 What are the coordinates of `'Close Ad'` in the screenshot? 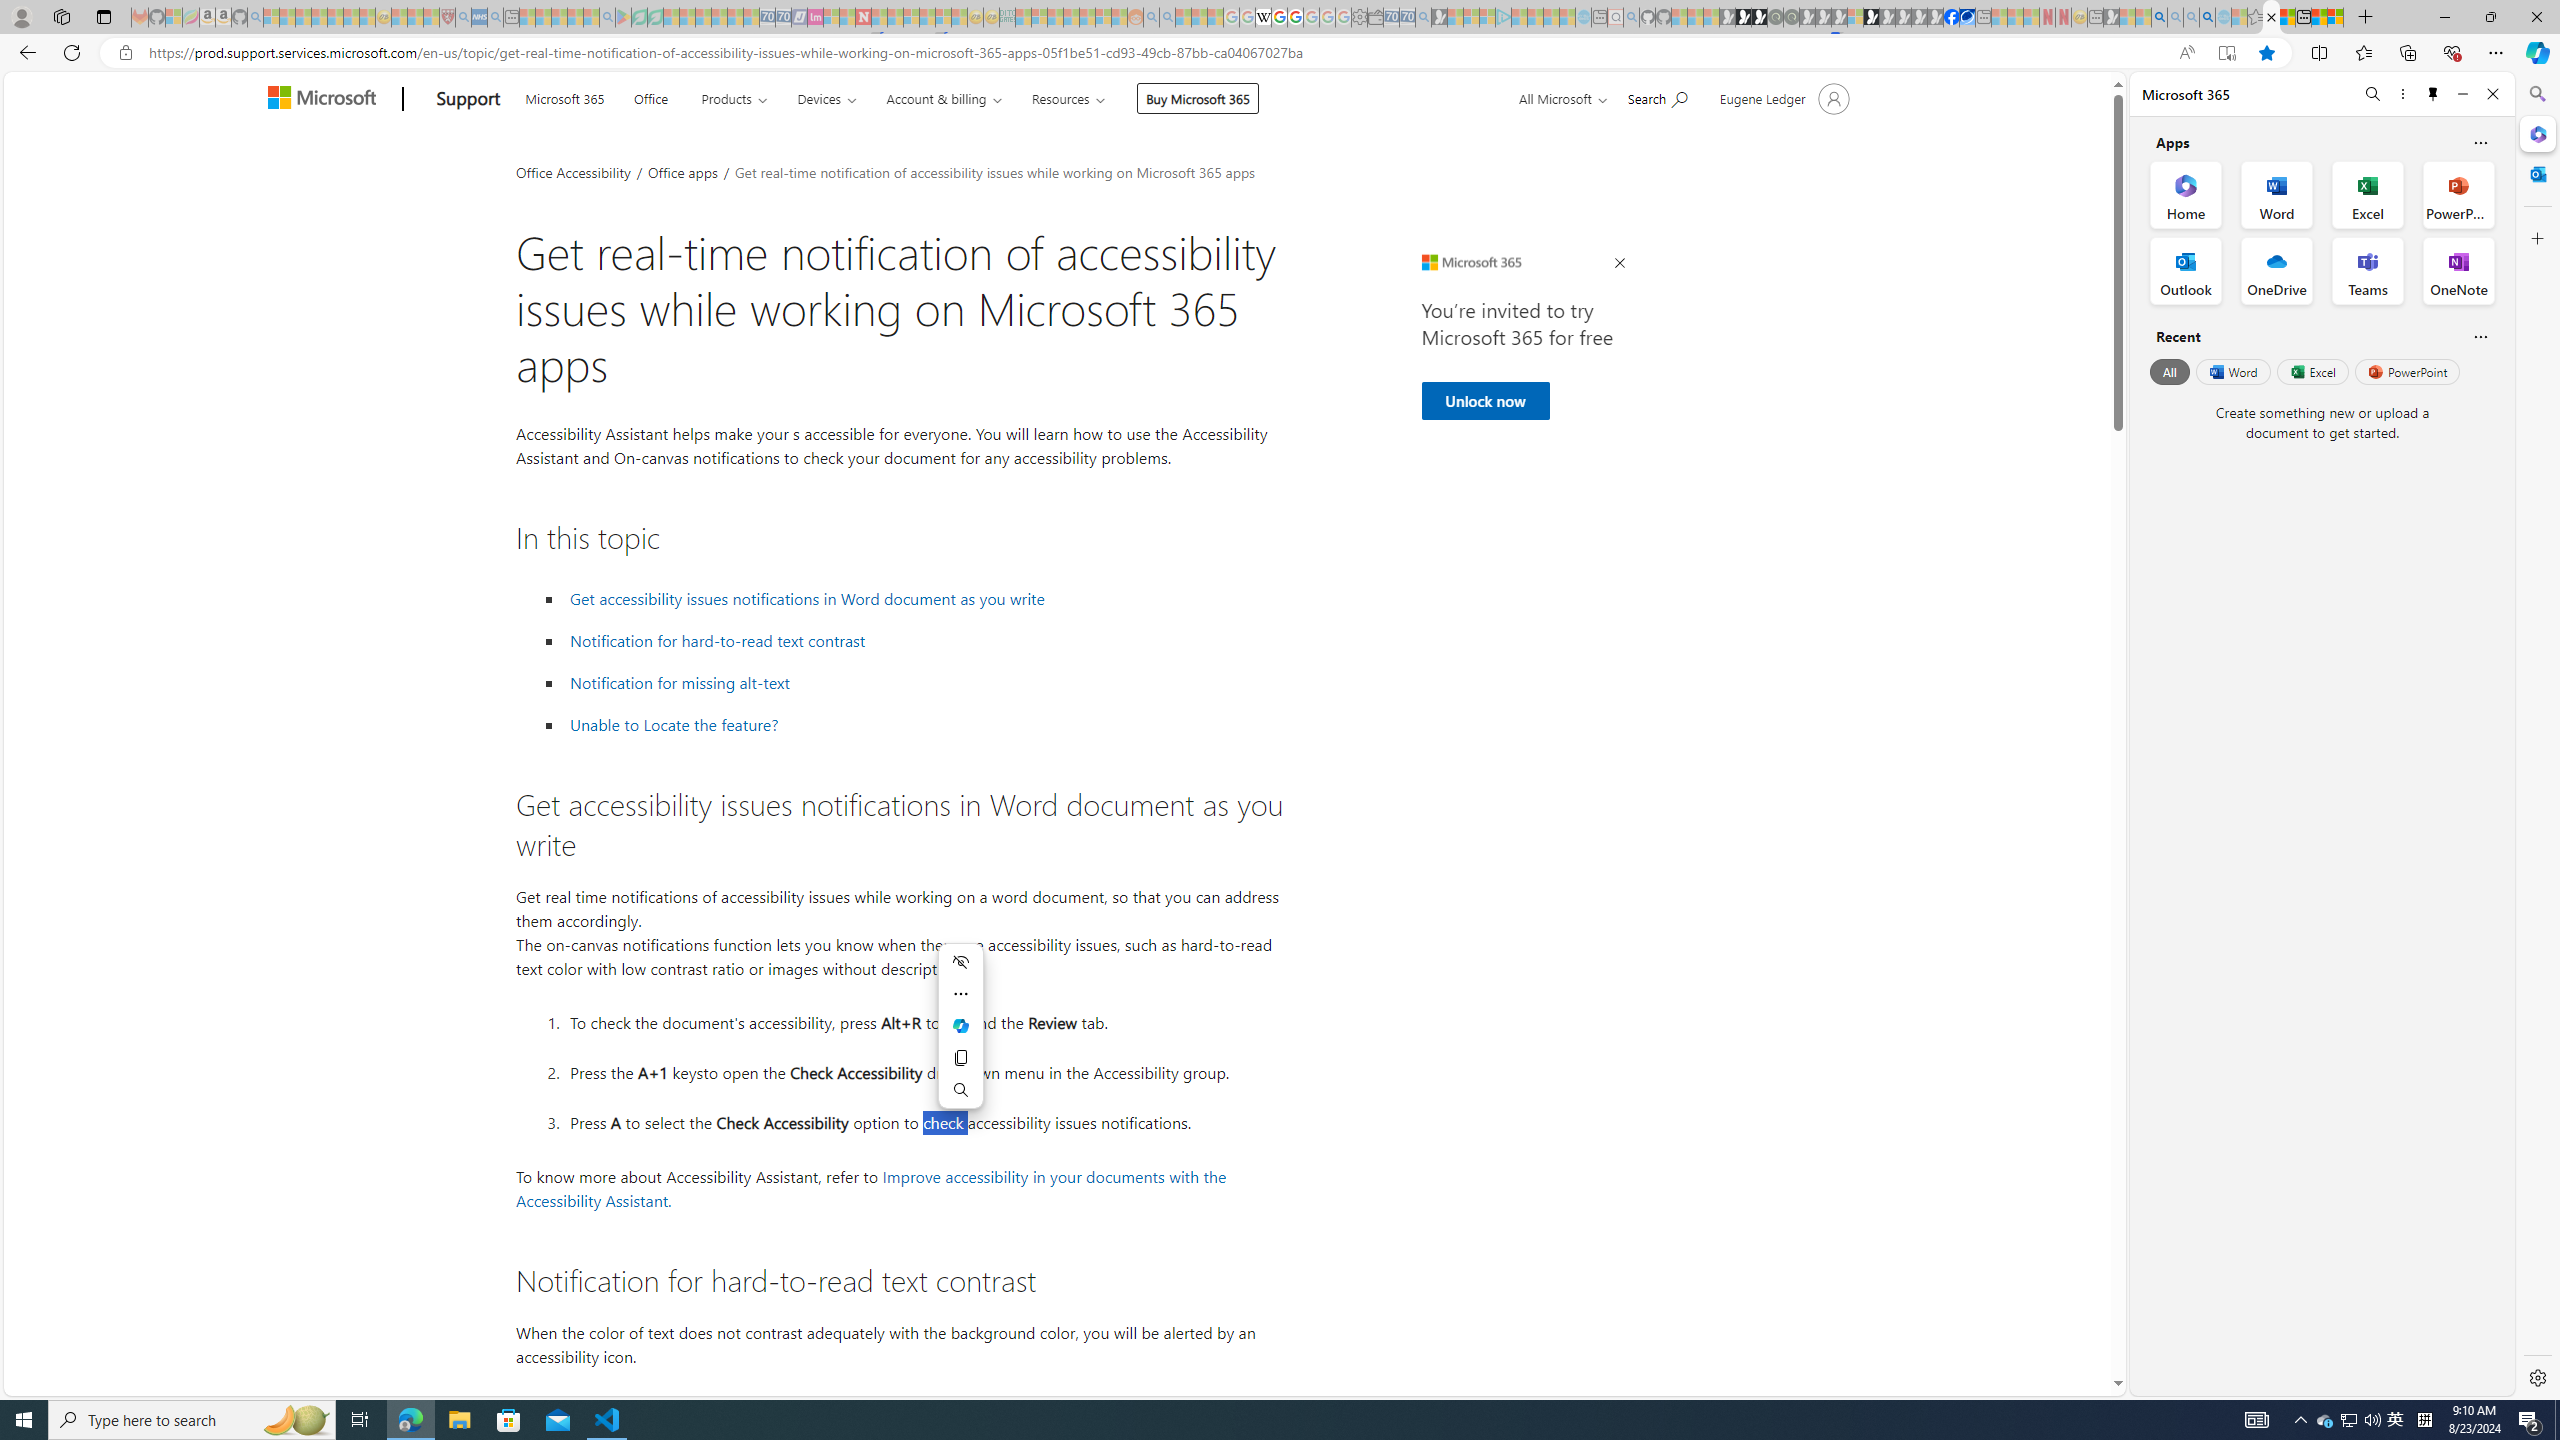 It's located at (1618, 263).